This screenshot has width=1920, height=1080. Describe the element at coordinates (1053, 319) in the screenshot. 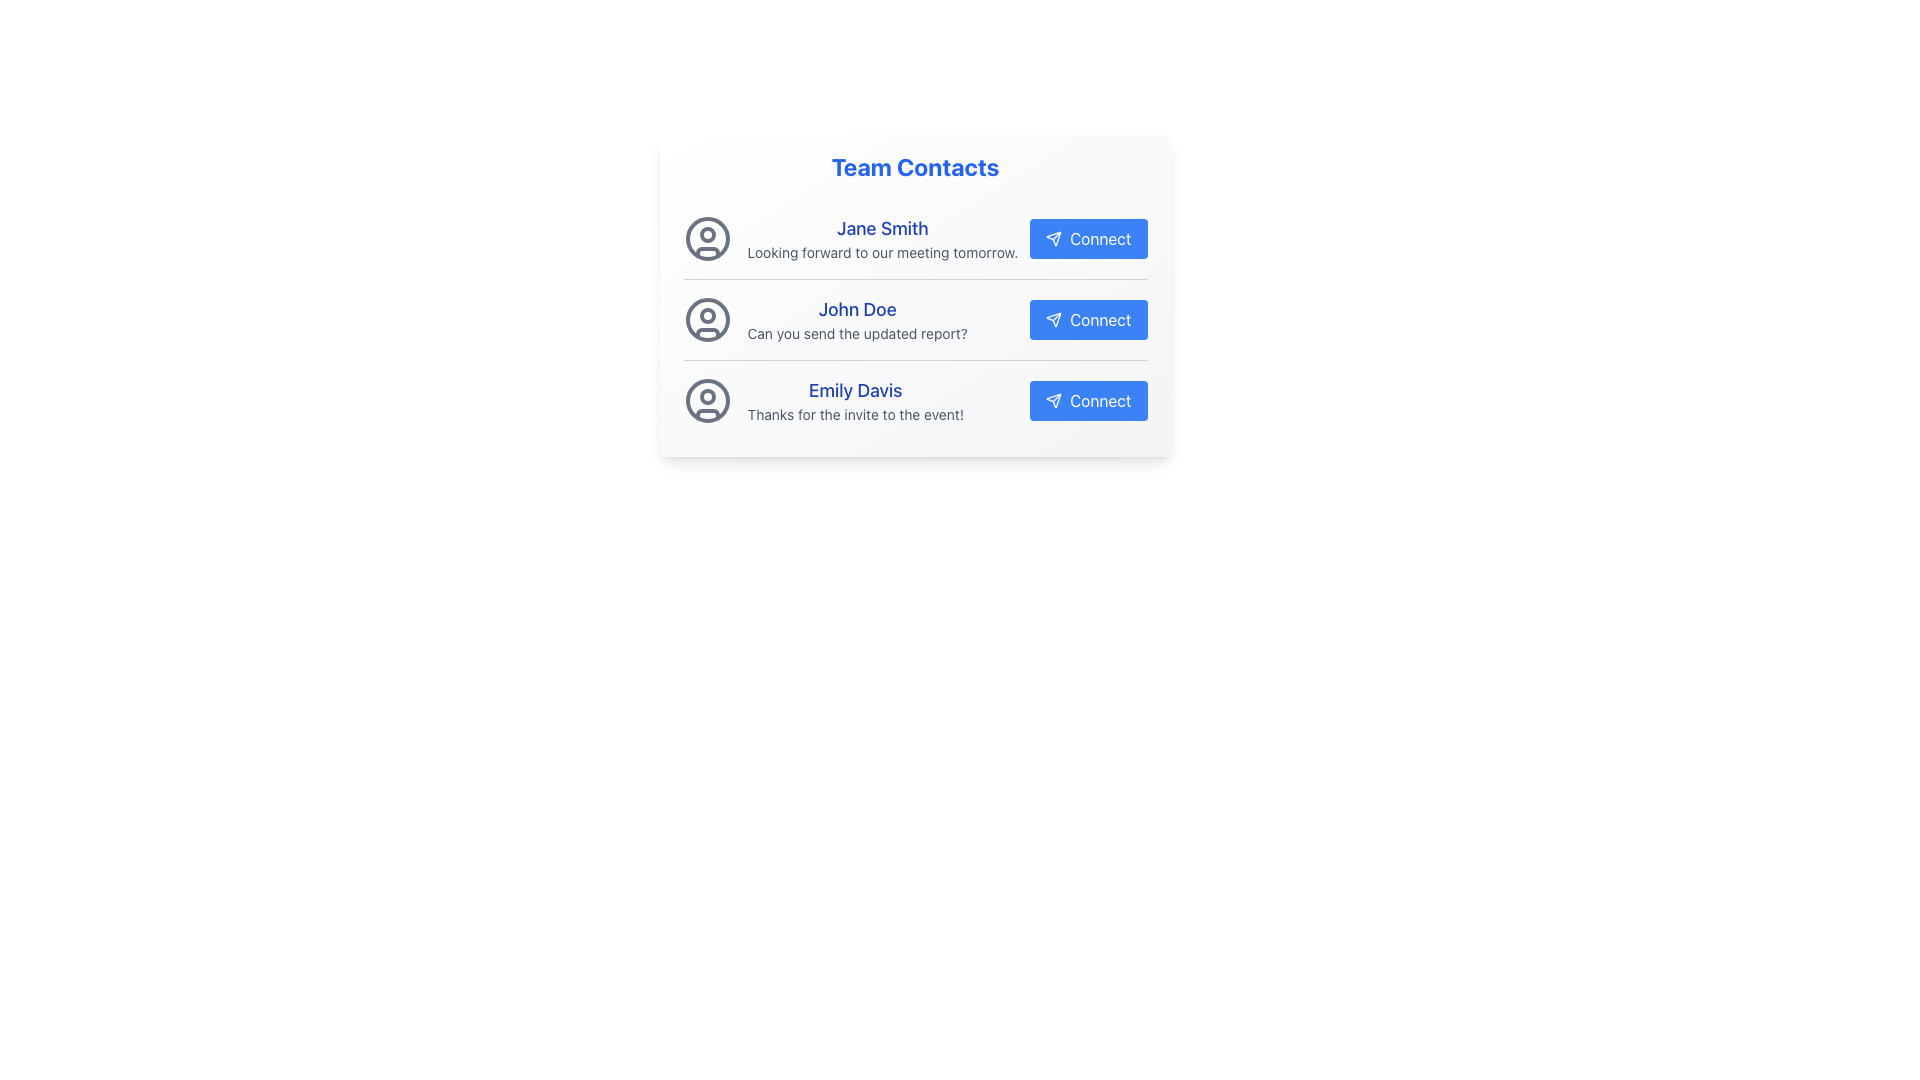

I see `the send icon that represents the action of sending a connection request, located to the left of the 'Connect' label for the button associated with 'John Doe'` at that location.